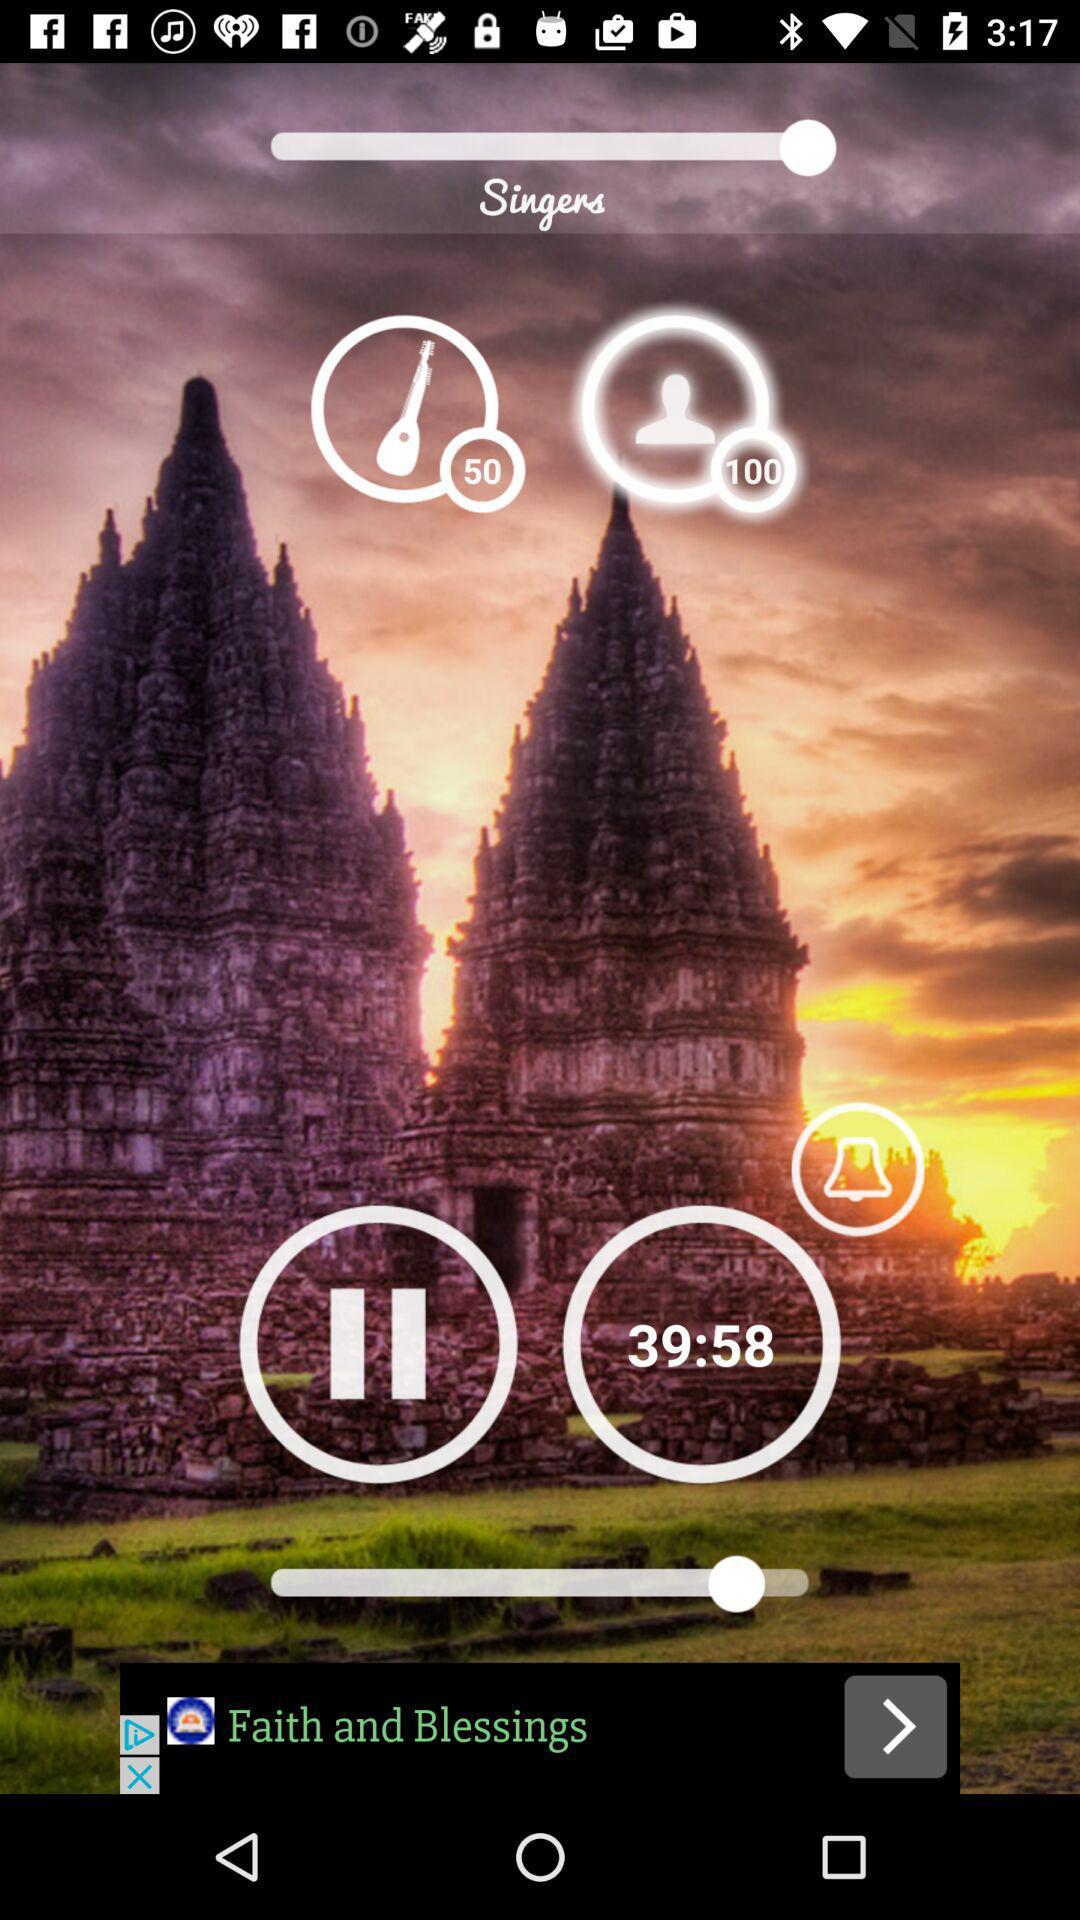 This screenshot has width=1080, height=1920. What do you see at coordinates (378, 1343) in the screenshot?
I see `button to pause something` at bounding box center [378, 1343].